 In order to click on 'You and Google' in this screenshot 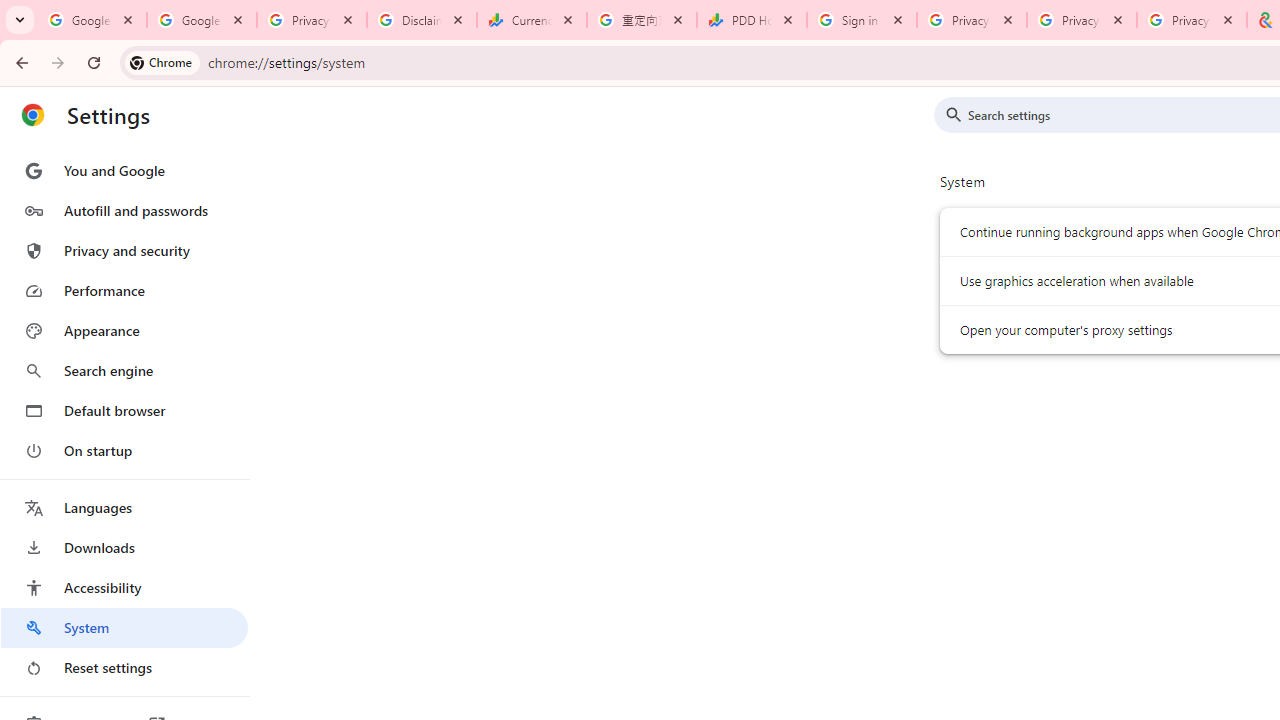, I will do `click(123, 170)`.